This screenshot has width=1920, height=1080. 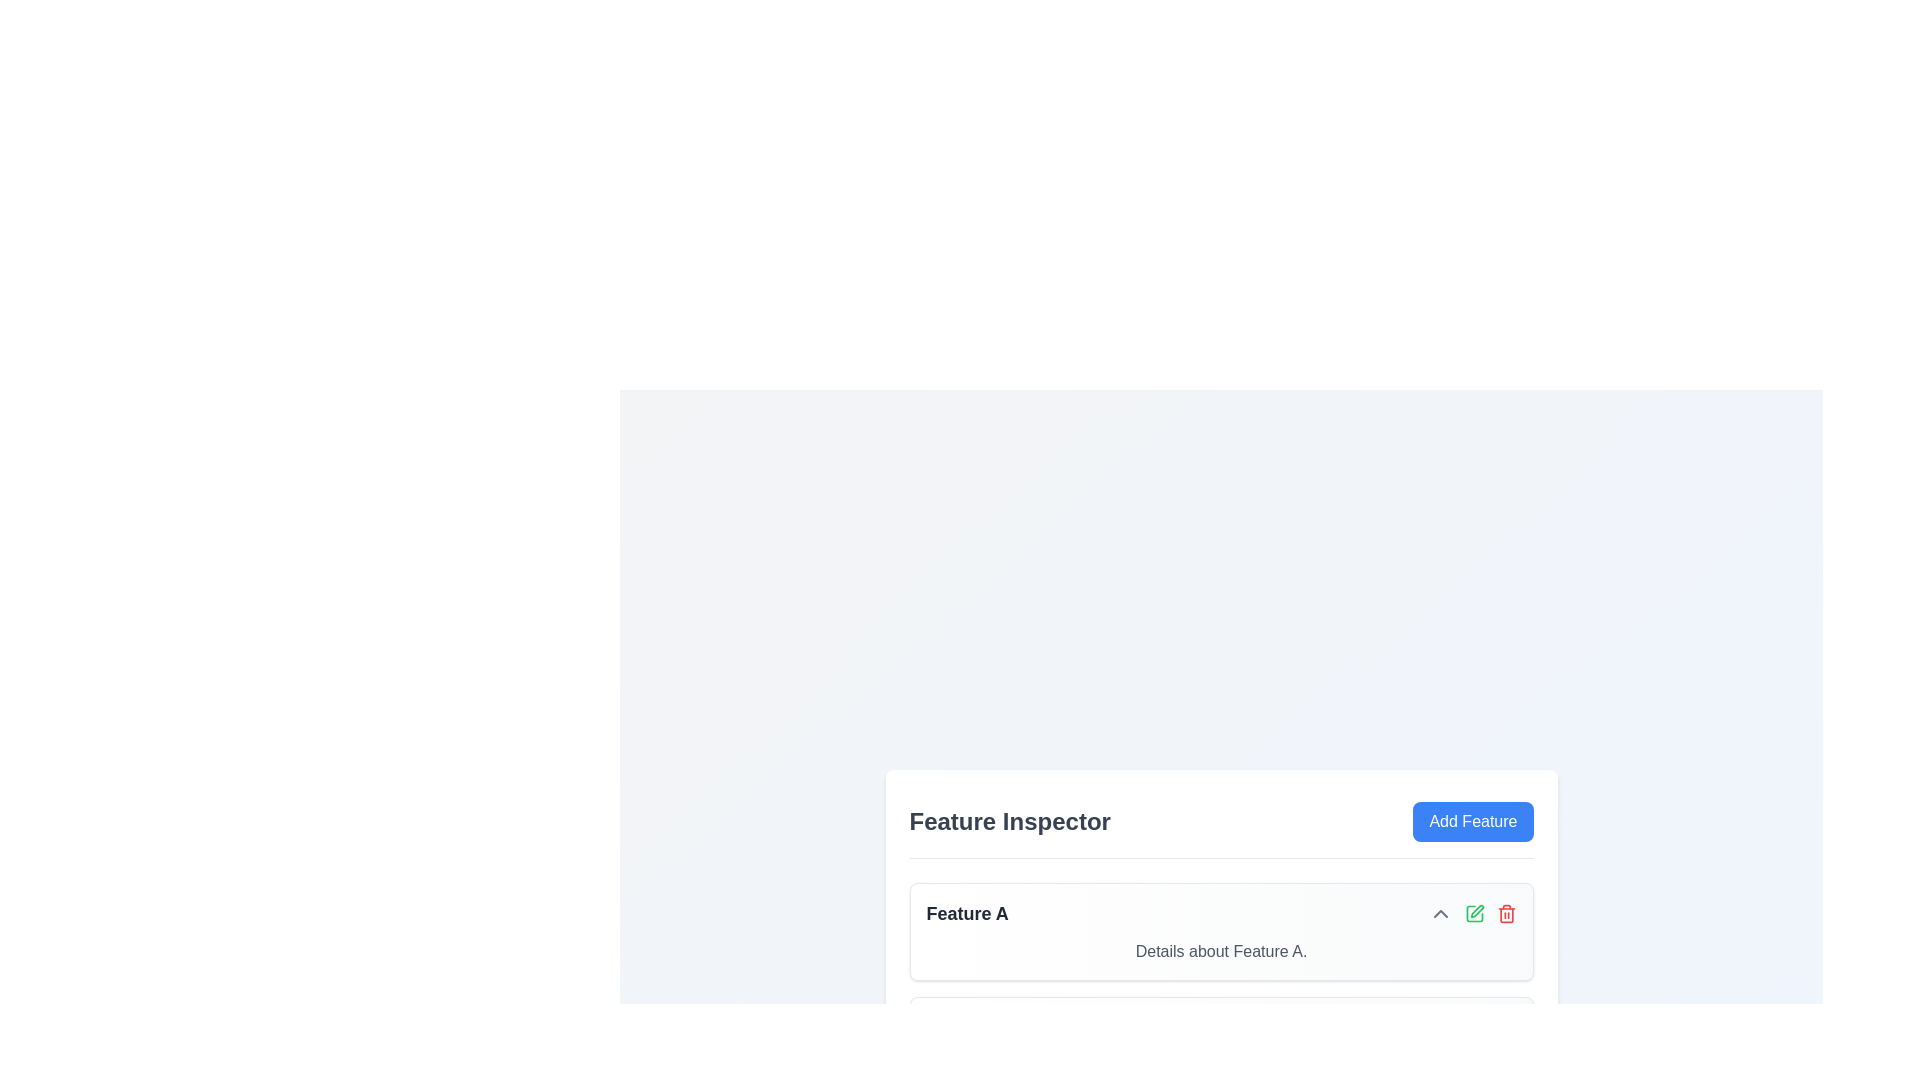 What do you see at coordinates (1472, 913) in the screenshot?
I see `the button in the action bar that edits or modifies the details of 'Feature A', located between the up-arrow icon and the trash icon` at bounding box center [1472, 913].